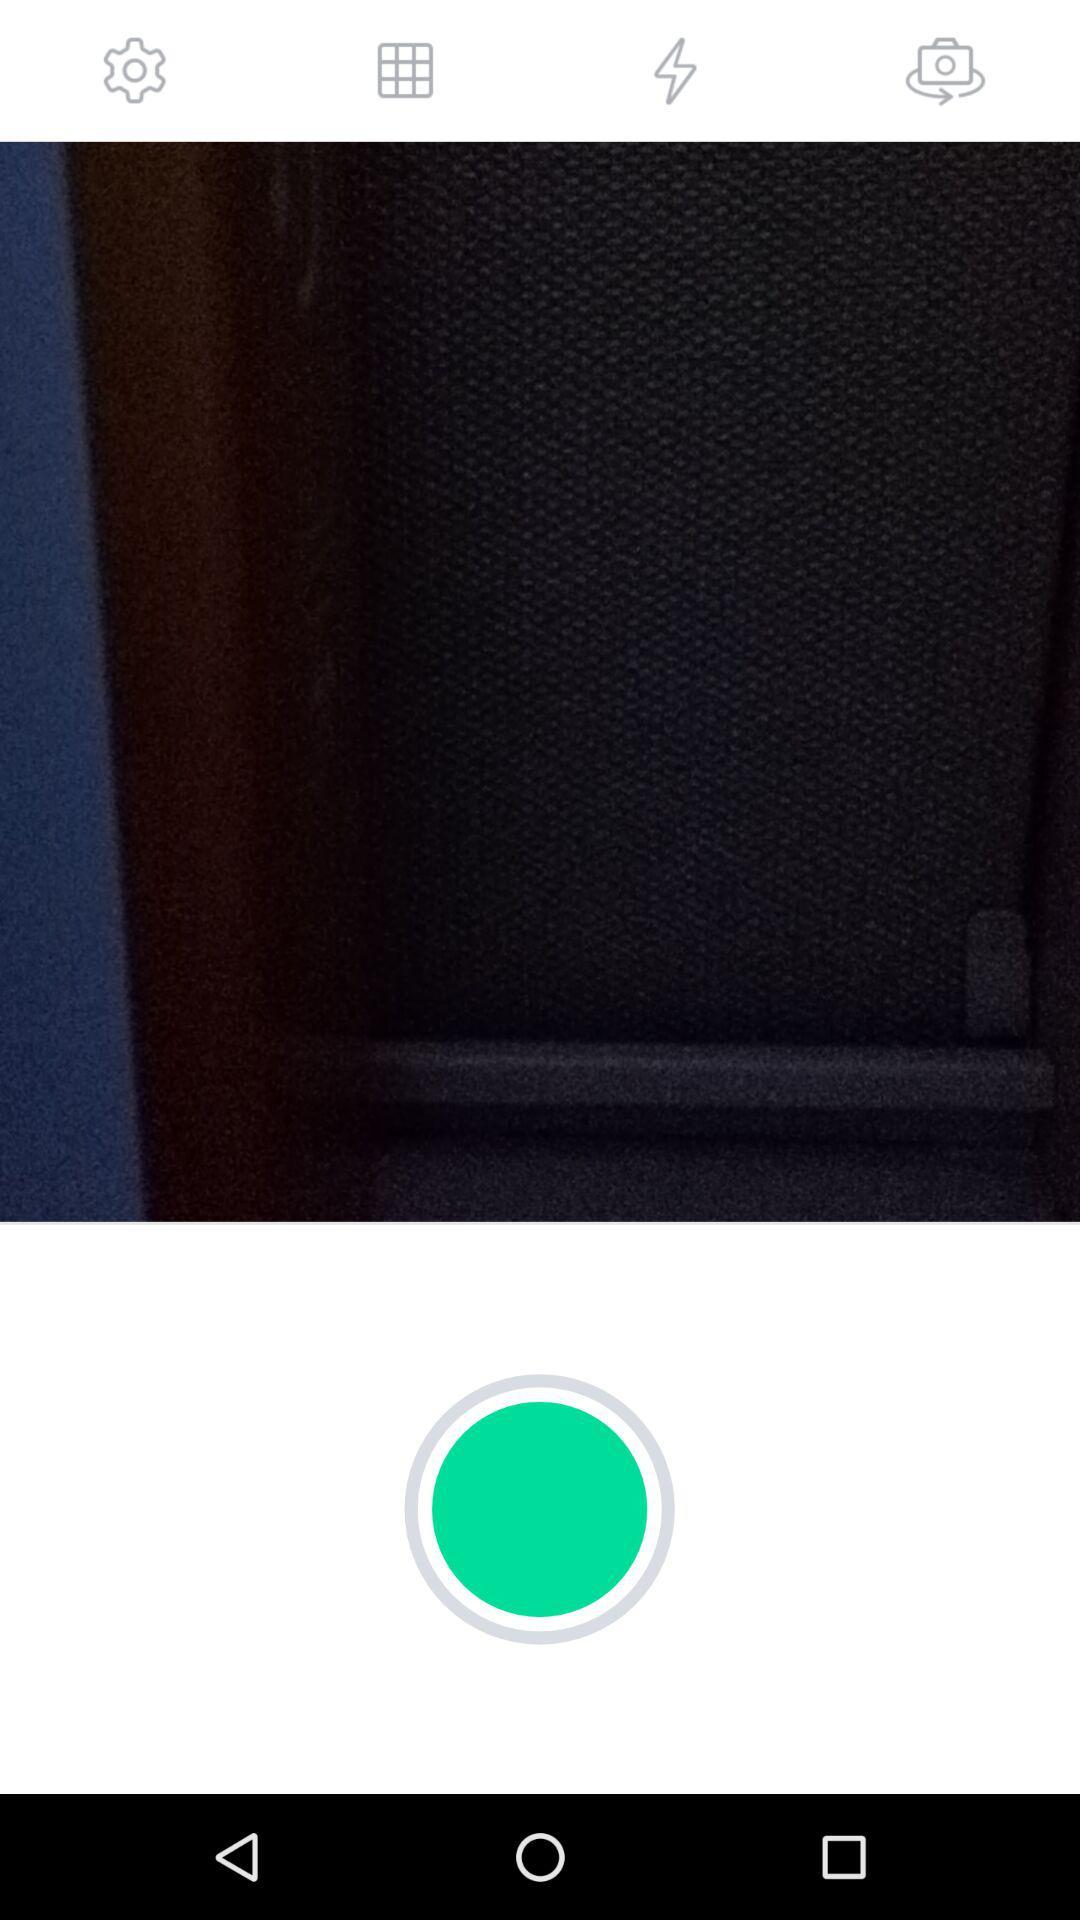  What do you see at coordinates (675, 70) in the screenshot?
I see `clik the option for particular process` at bounding box center [675, 70].